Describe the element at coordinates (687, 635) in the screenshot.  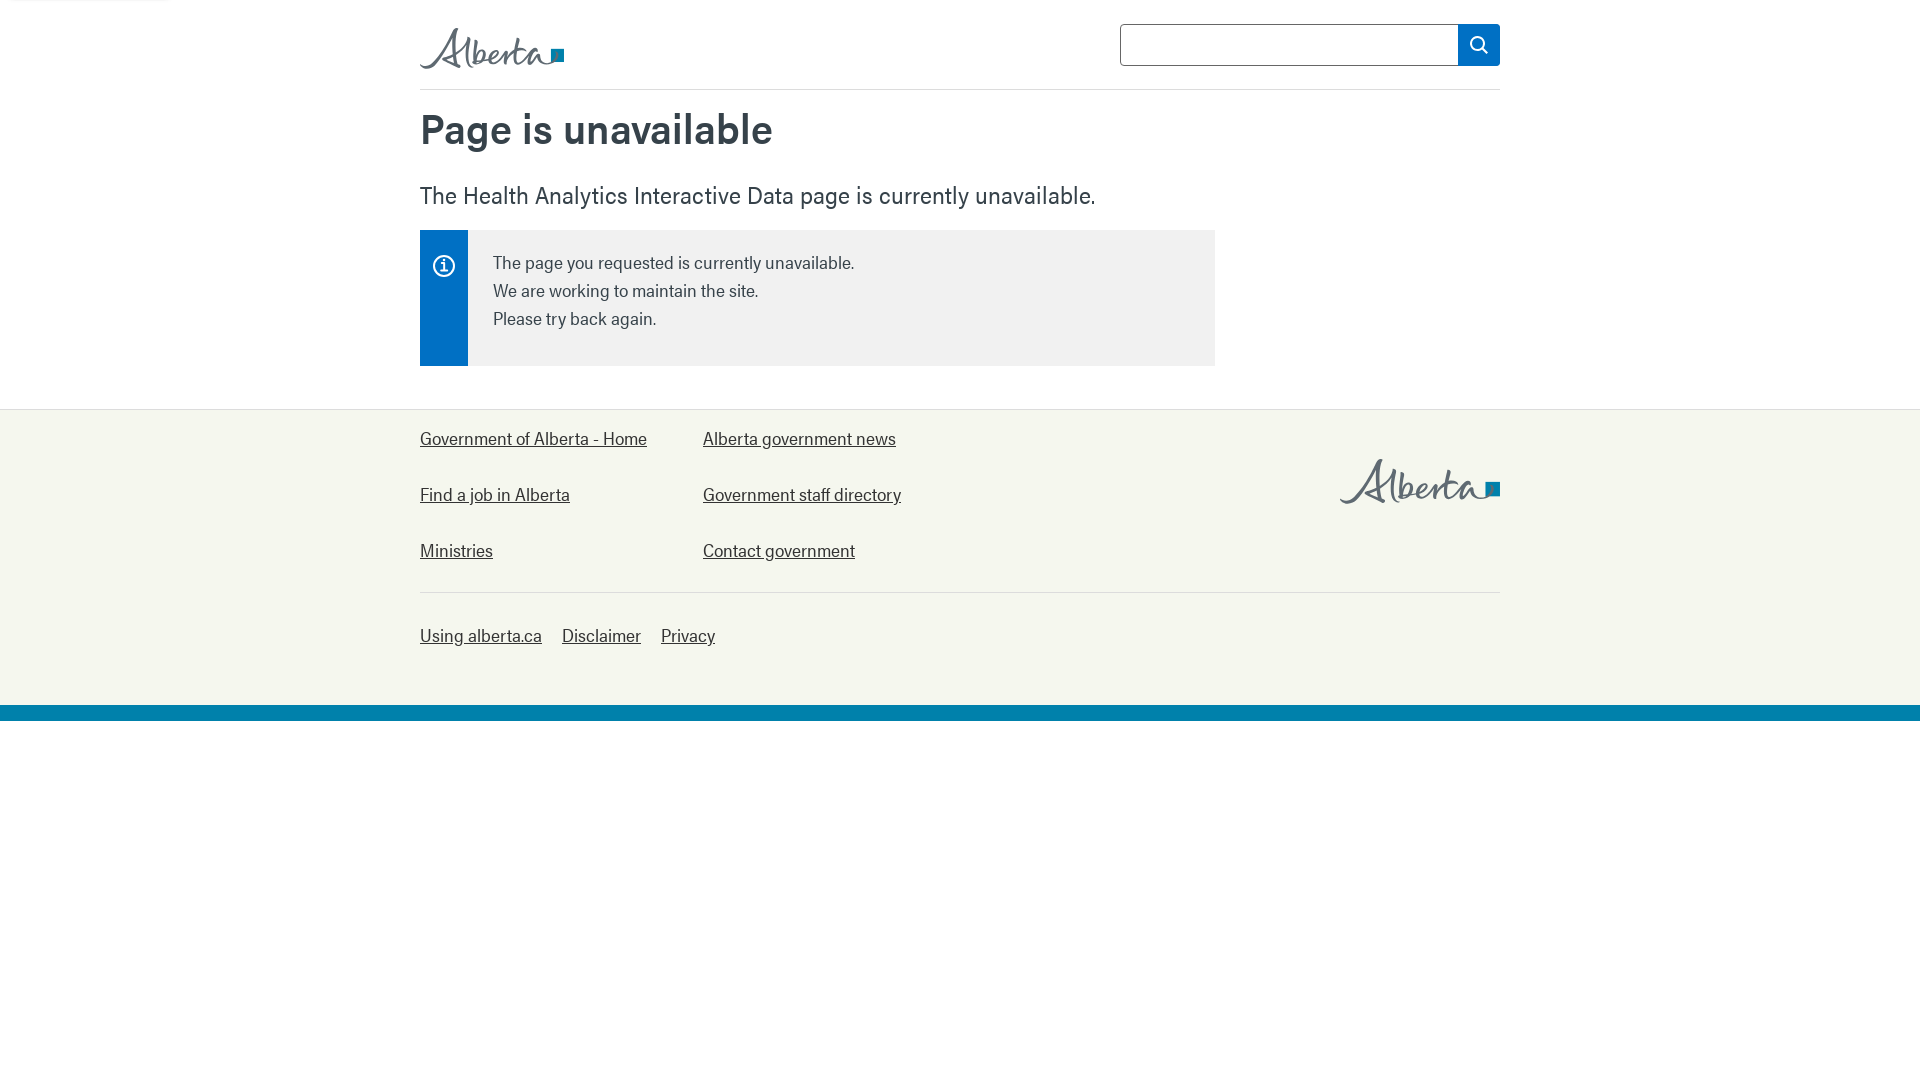
I see `'Privacy'` at that location.